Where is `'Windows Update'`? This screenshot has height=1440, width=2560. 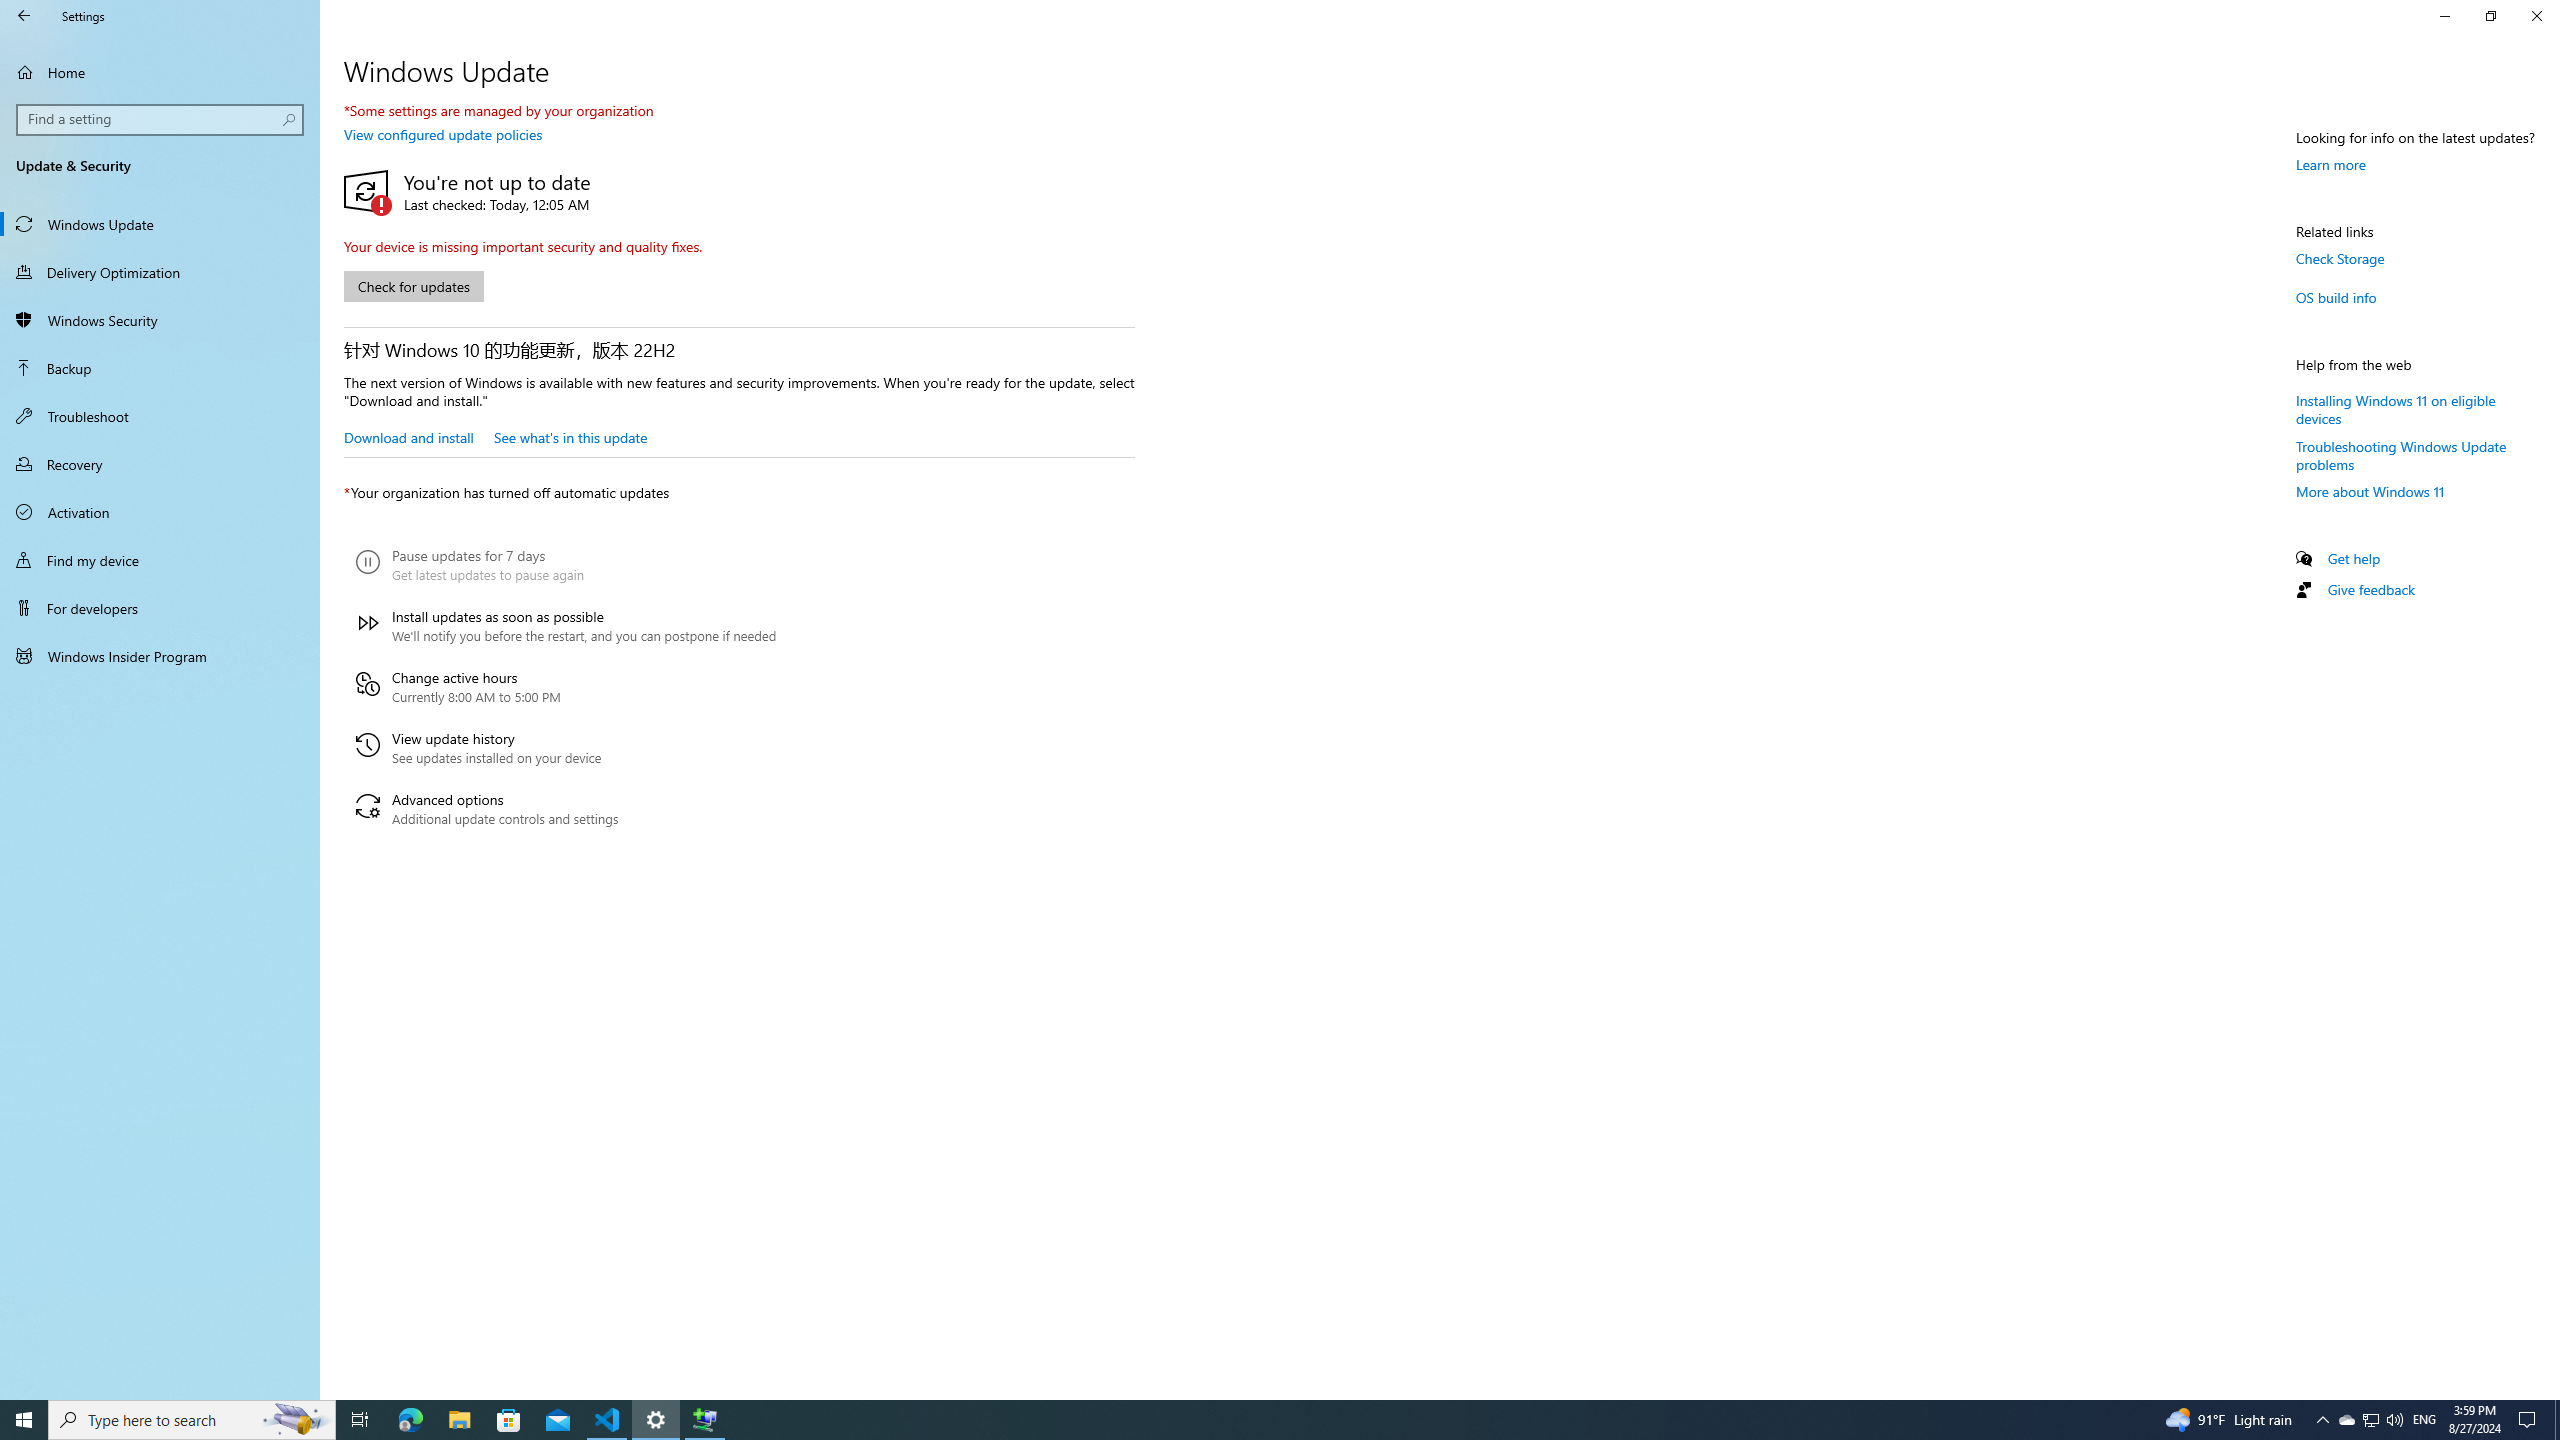
'Windows Update' is located at coordinates (159, 222).